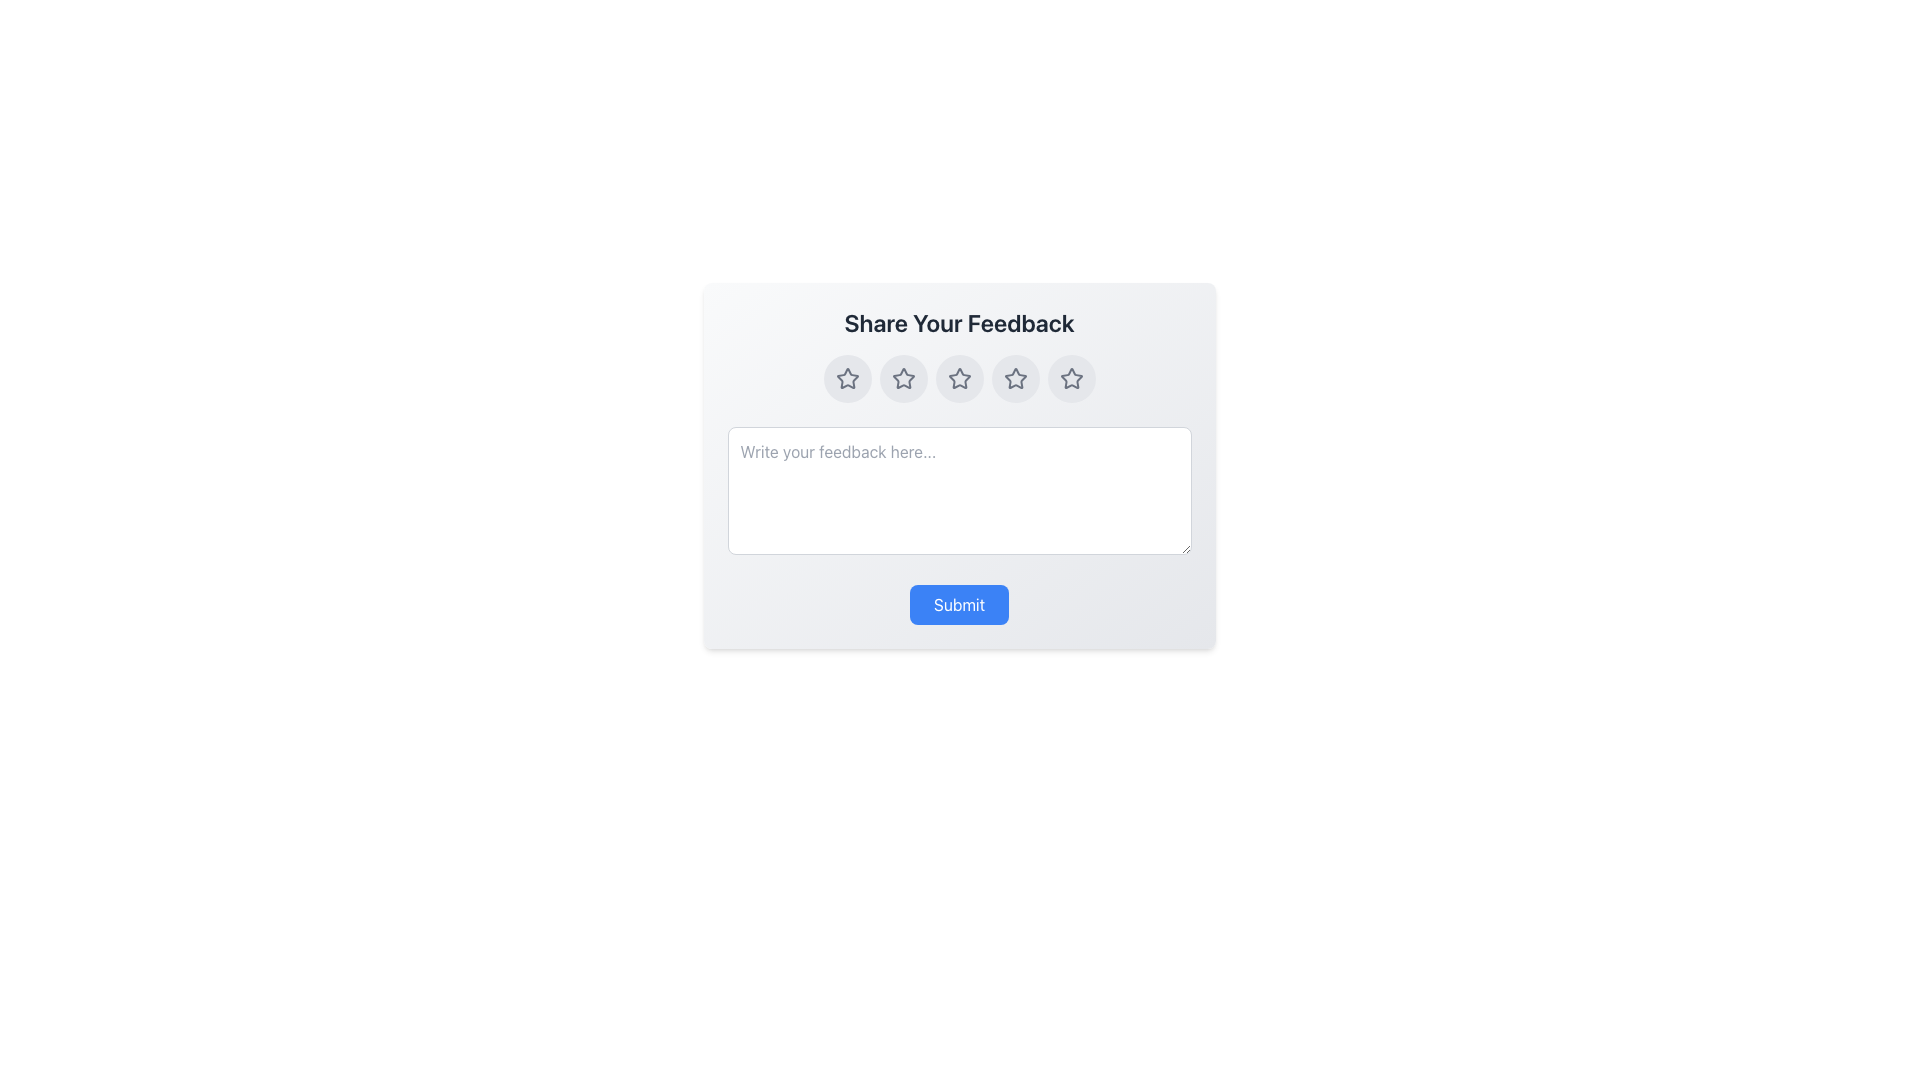  What do you see at coordinates (958, 378) in the screenshot?
I see `on the interactive star icon in the Rating component, located below the title 'Share Your Feedback' and above the feedback input box` at bounding box center [958, 378].